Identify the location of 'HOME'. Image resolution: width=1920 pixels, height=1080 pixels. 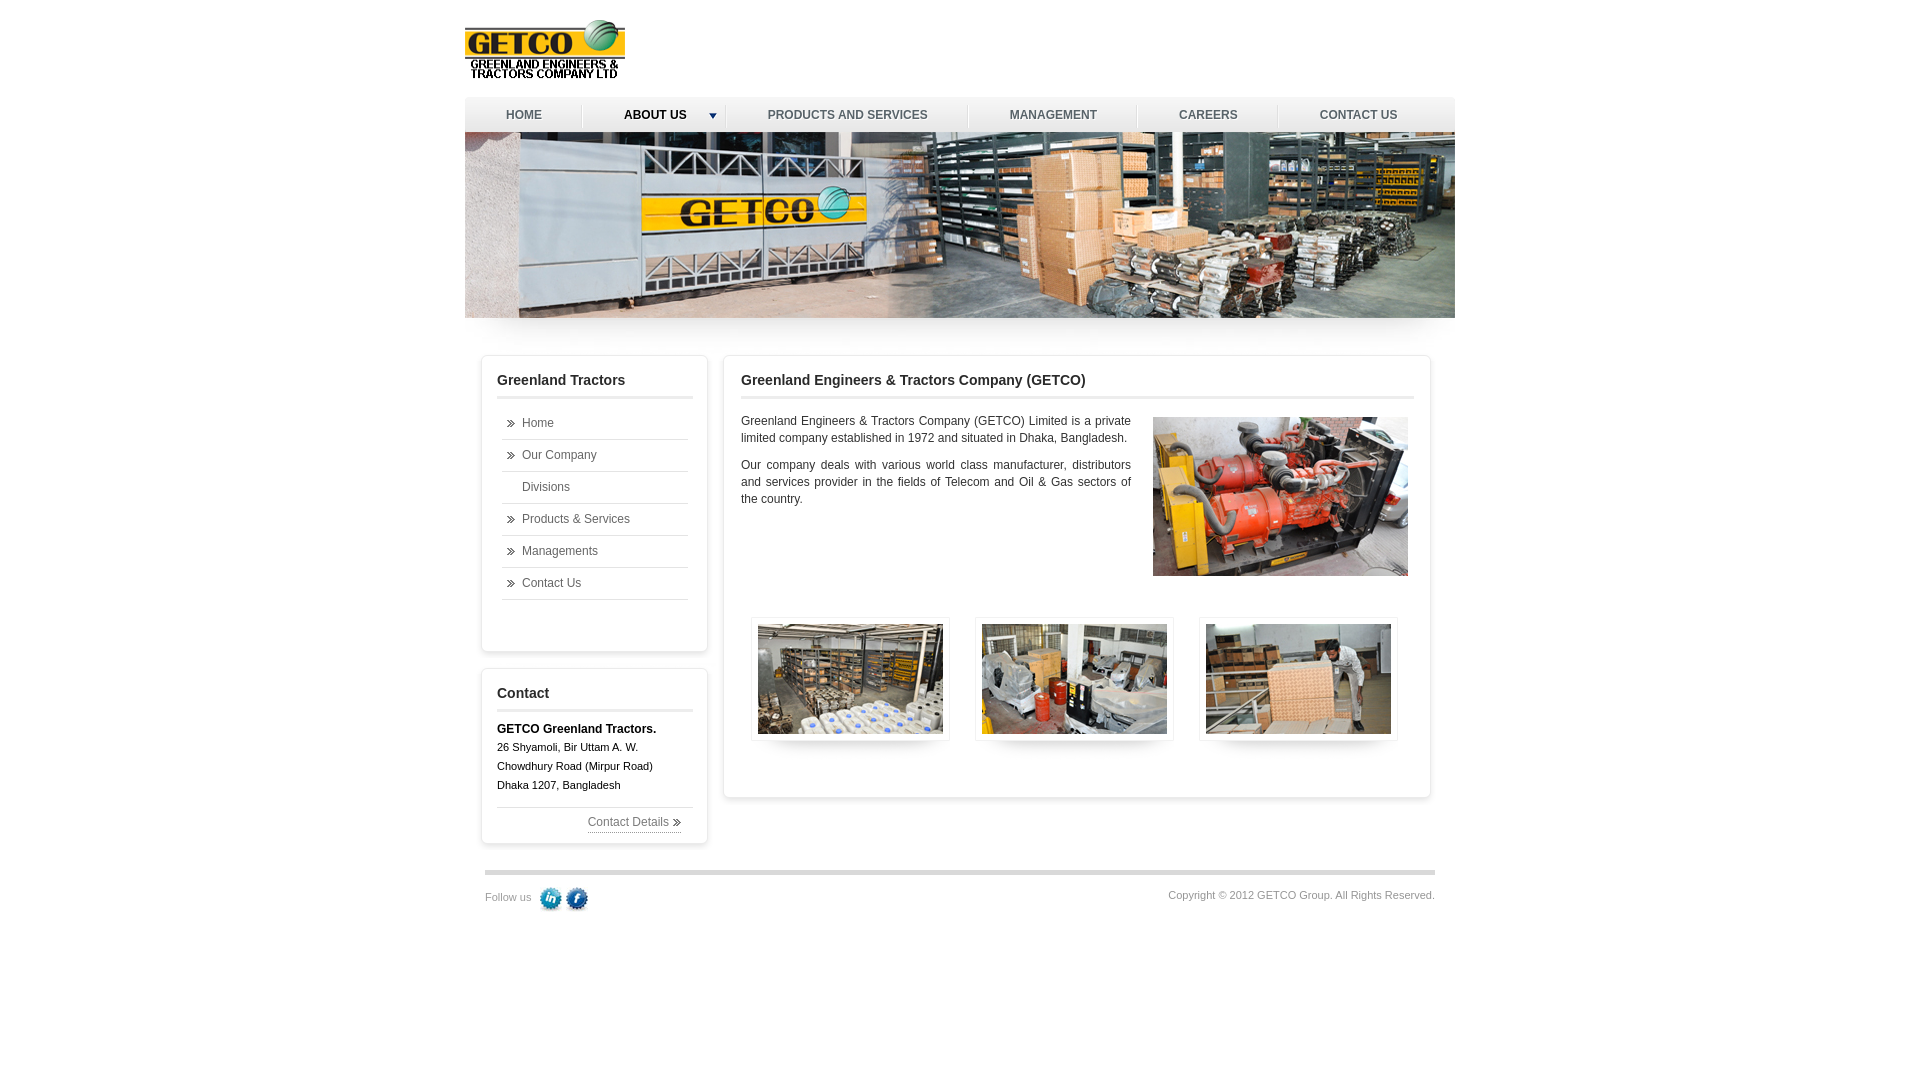
(523, 116).